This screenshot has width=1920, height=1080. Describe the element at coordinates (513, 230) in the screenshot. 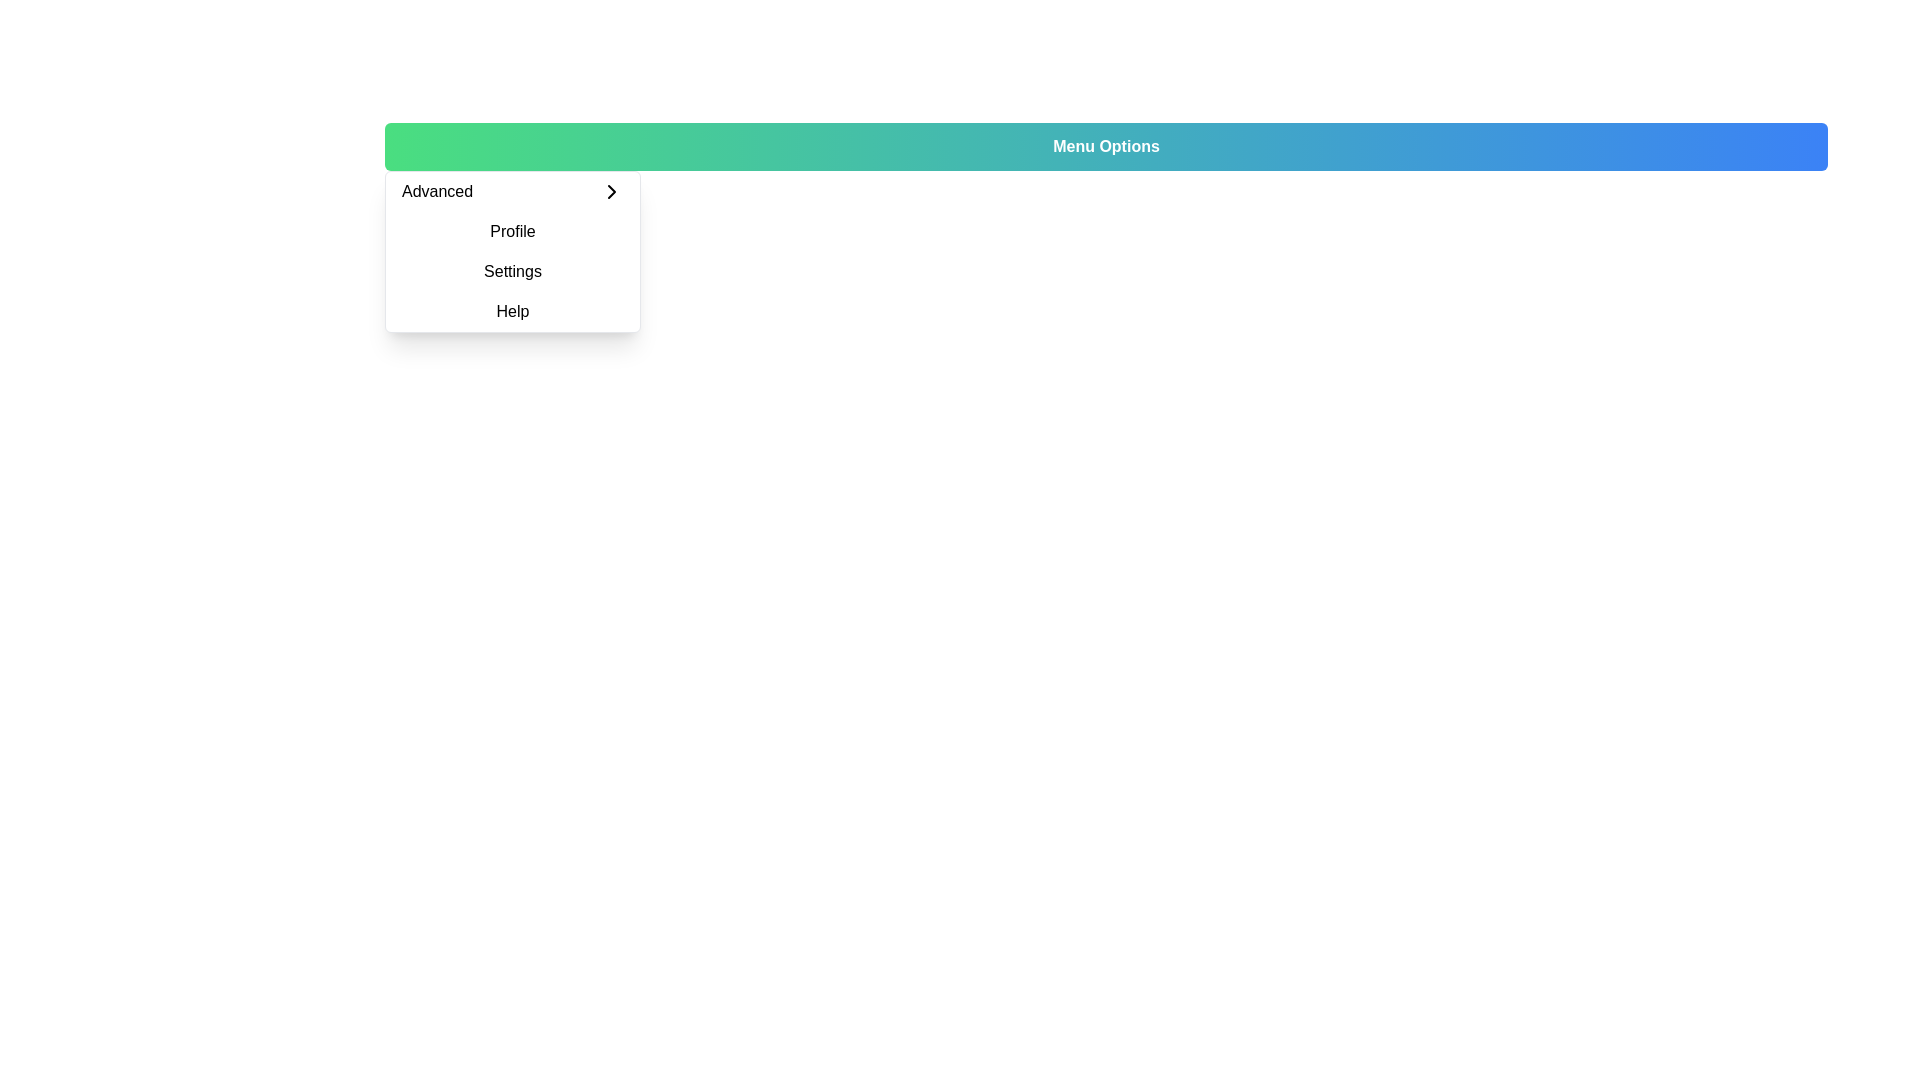

I see `the 'Profile' menu option, which is the second item in the vertical menu list, positioned between 'Advanced' and 'Settings'` at that location.